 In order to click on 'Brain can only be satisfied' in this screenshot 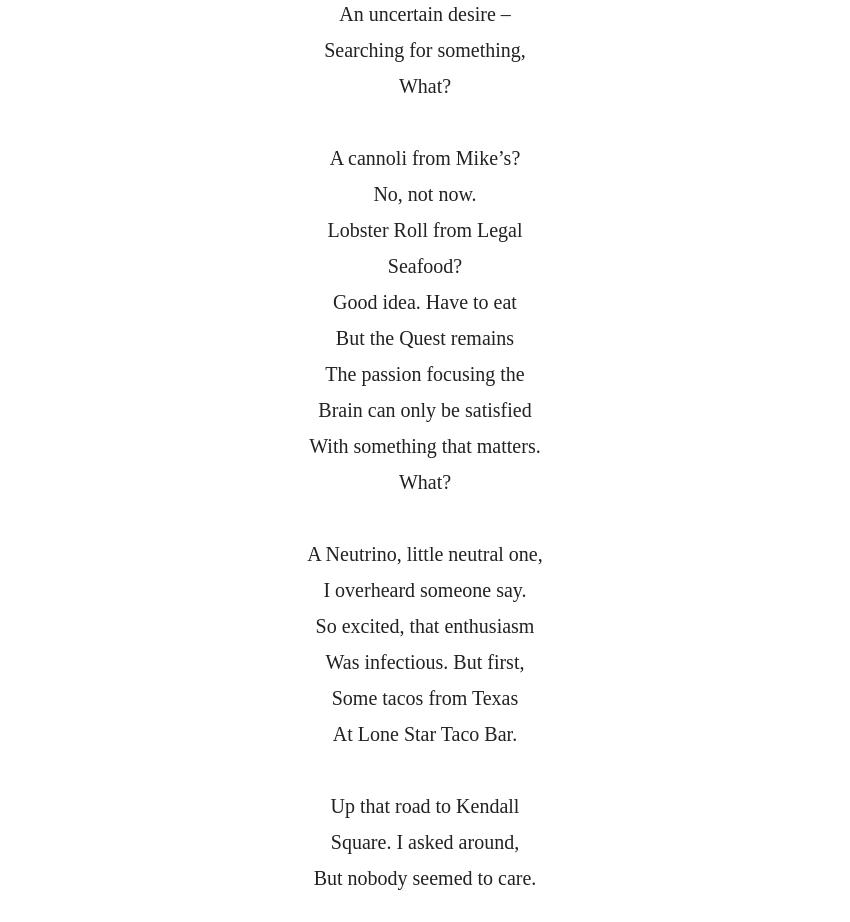, I will do `click(317, 409)`.